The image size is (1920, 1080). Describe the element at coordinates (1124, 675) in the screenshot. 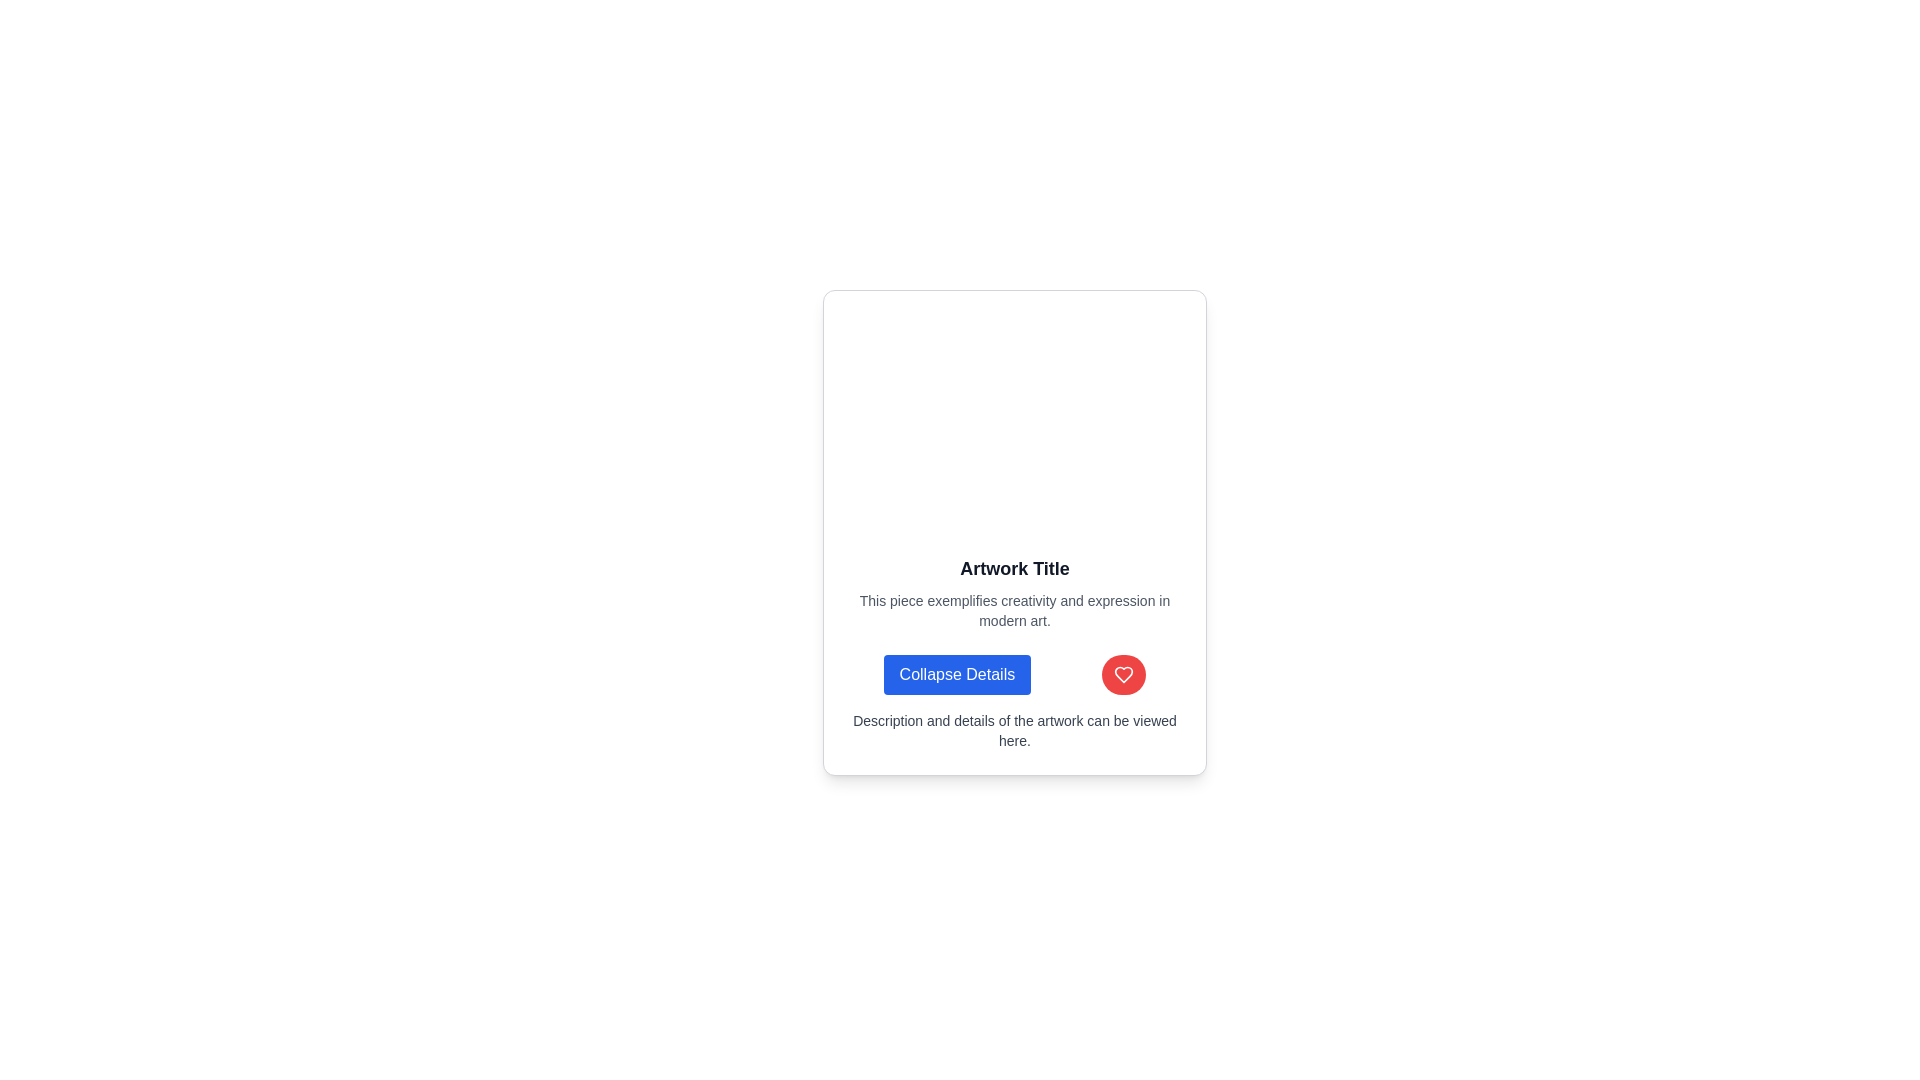

I see `the heart-shaped icon button located at the bottom-right corner of the content card` at that location.